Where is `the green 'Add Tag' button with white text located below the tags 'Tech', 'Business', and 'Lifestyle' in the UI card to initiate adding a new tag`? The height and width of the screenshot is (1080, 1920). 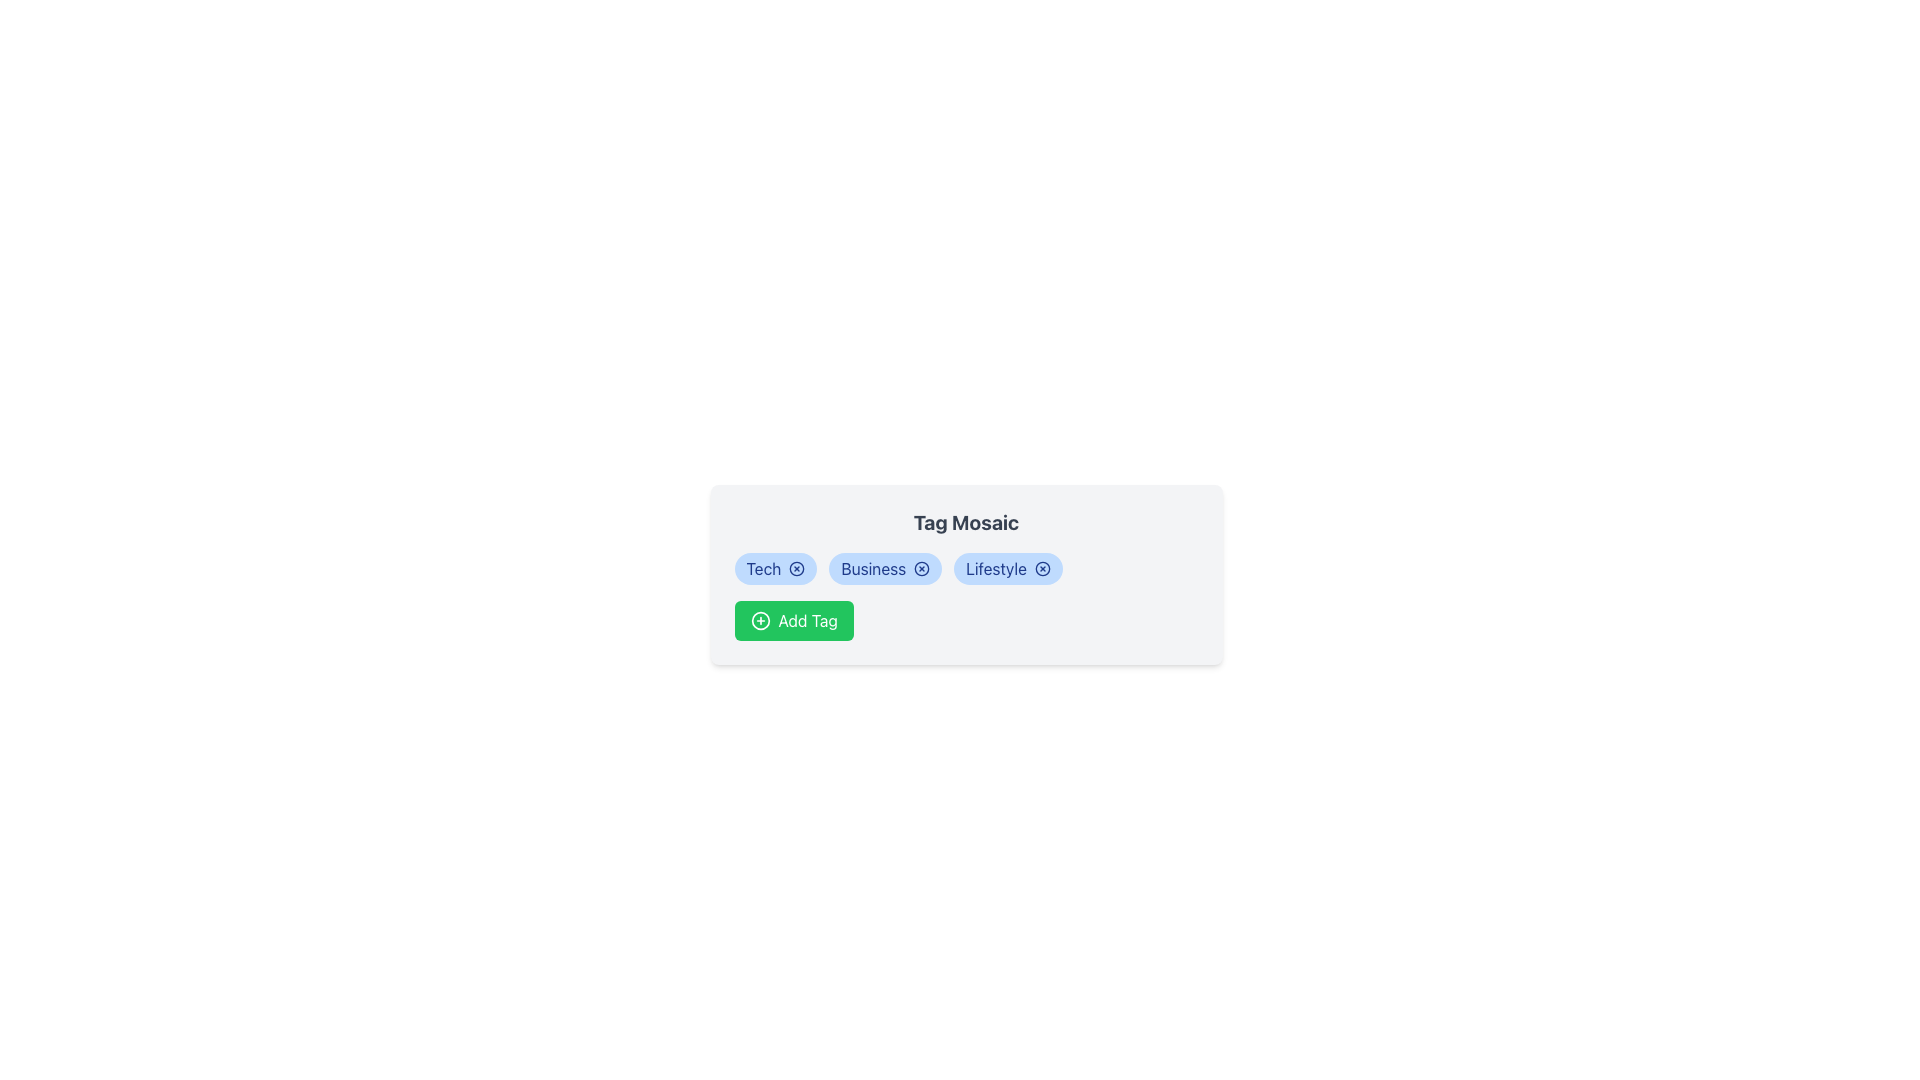 the green 'Add Tag' button with white text located below the tags 'Tech', 'Business', and 'Lifestyle' in the UI card to initiate adding a new tag is located at coordinates (792, 620).